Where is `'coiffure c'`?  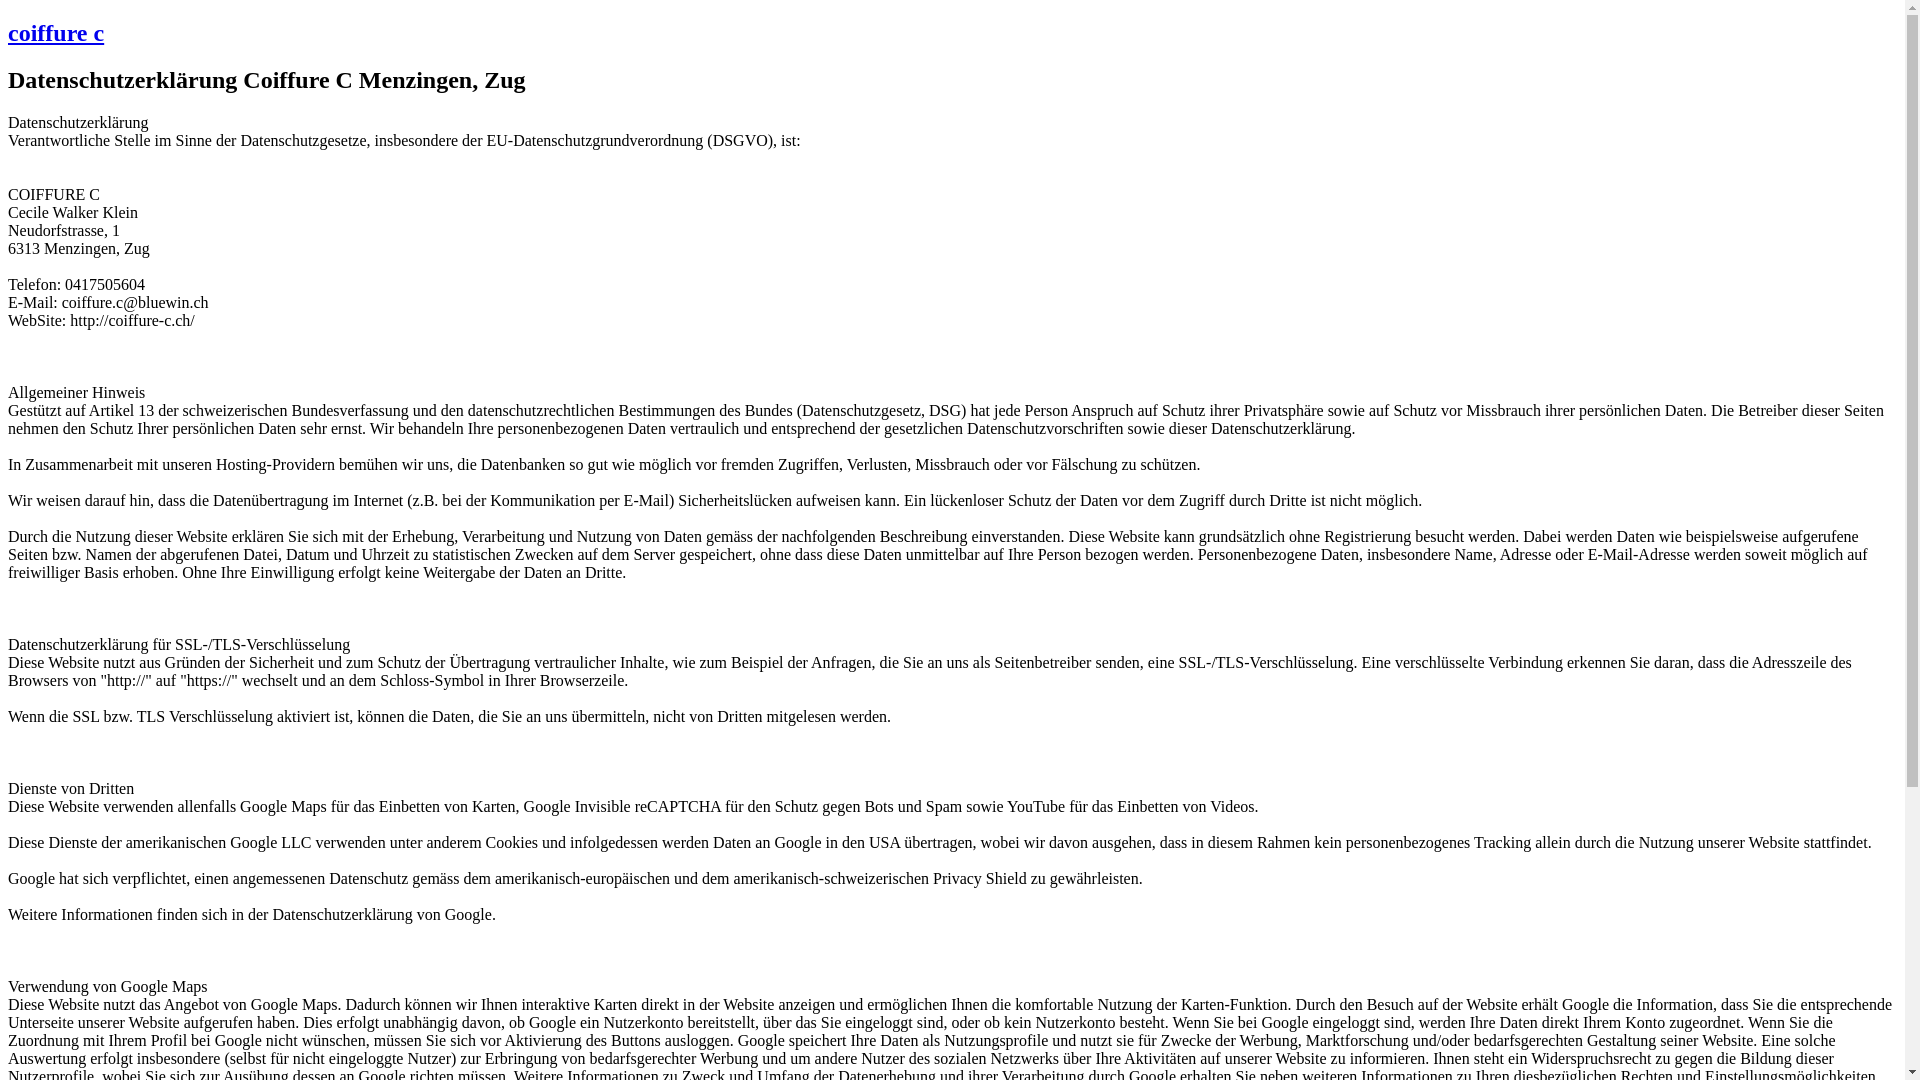
'coiffure c' is located at coordinates (8, 33).